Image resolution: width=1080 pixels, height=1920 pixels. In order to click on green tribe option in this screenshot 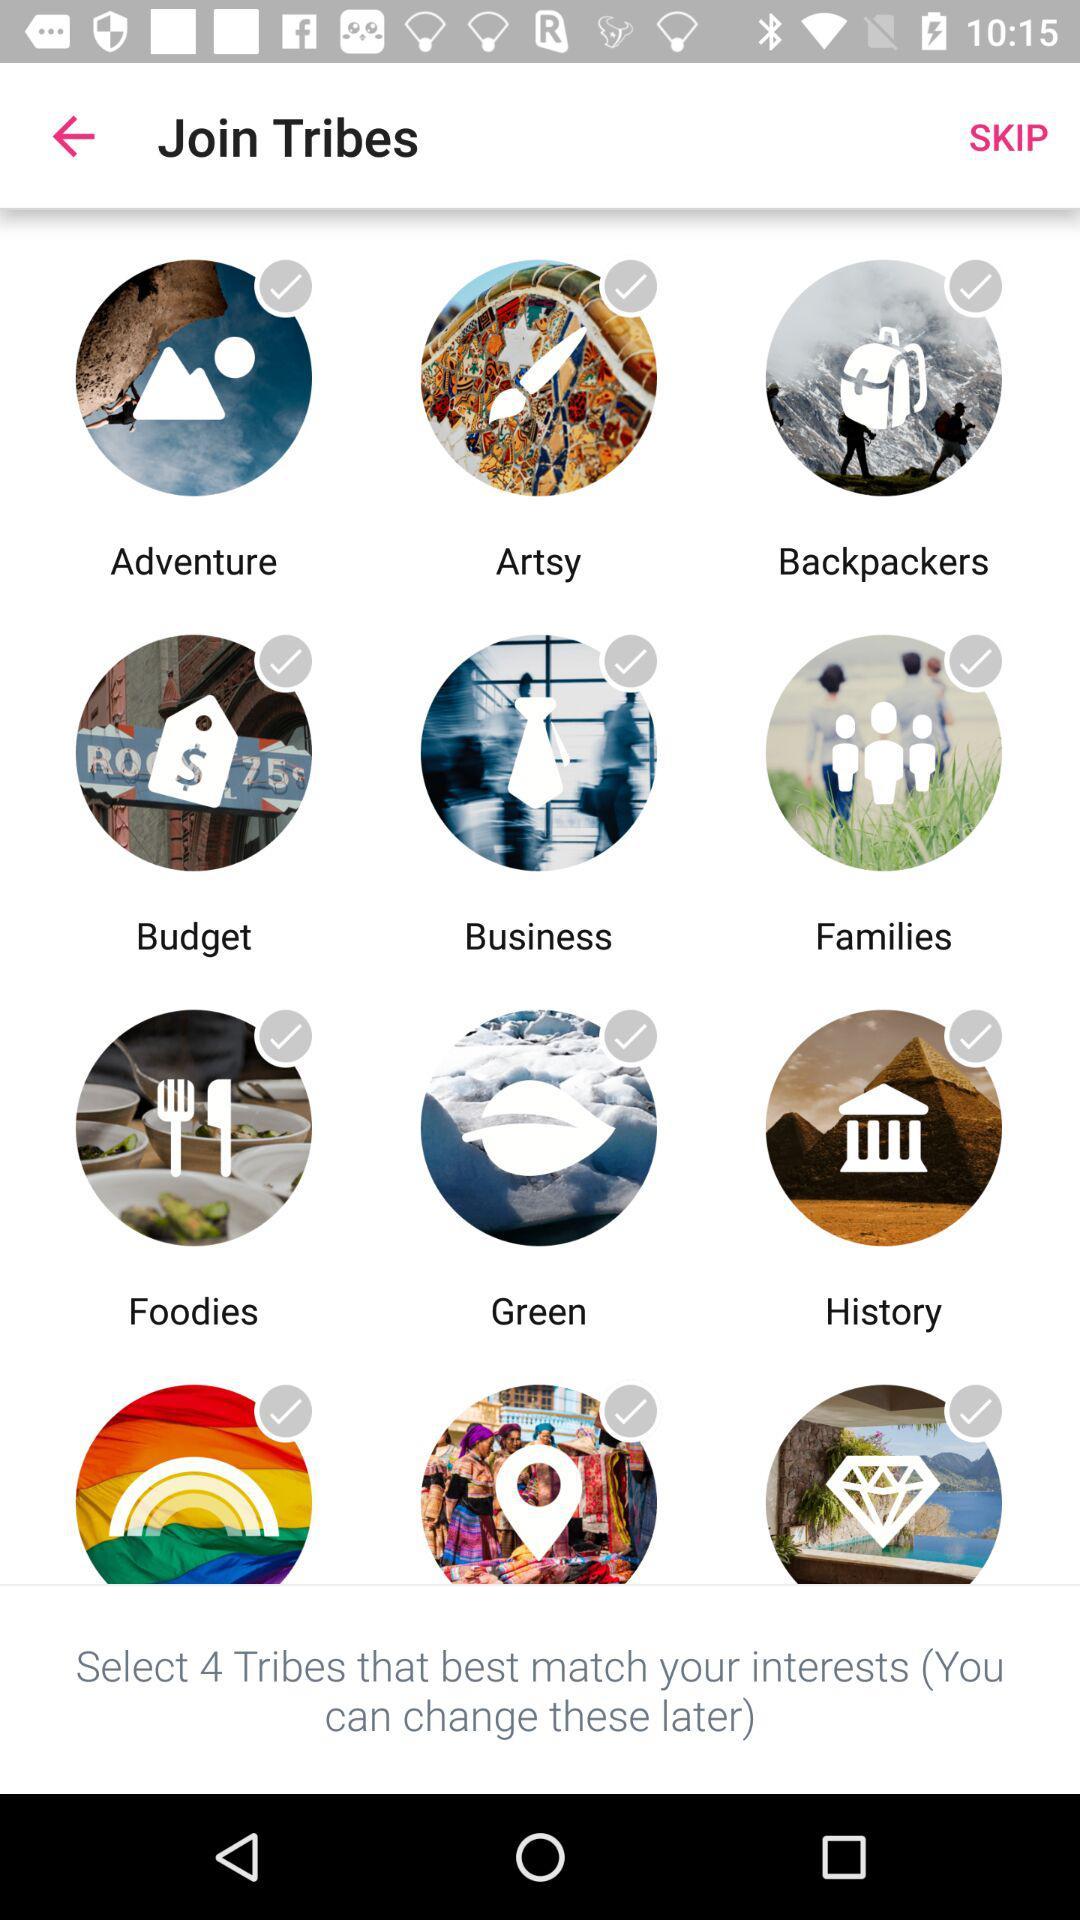, I will do `click(537, 1122)`.